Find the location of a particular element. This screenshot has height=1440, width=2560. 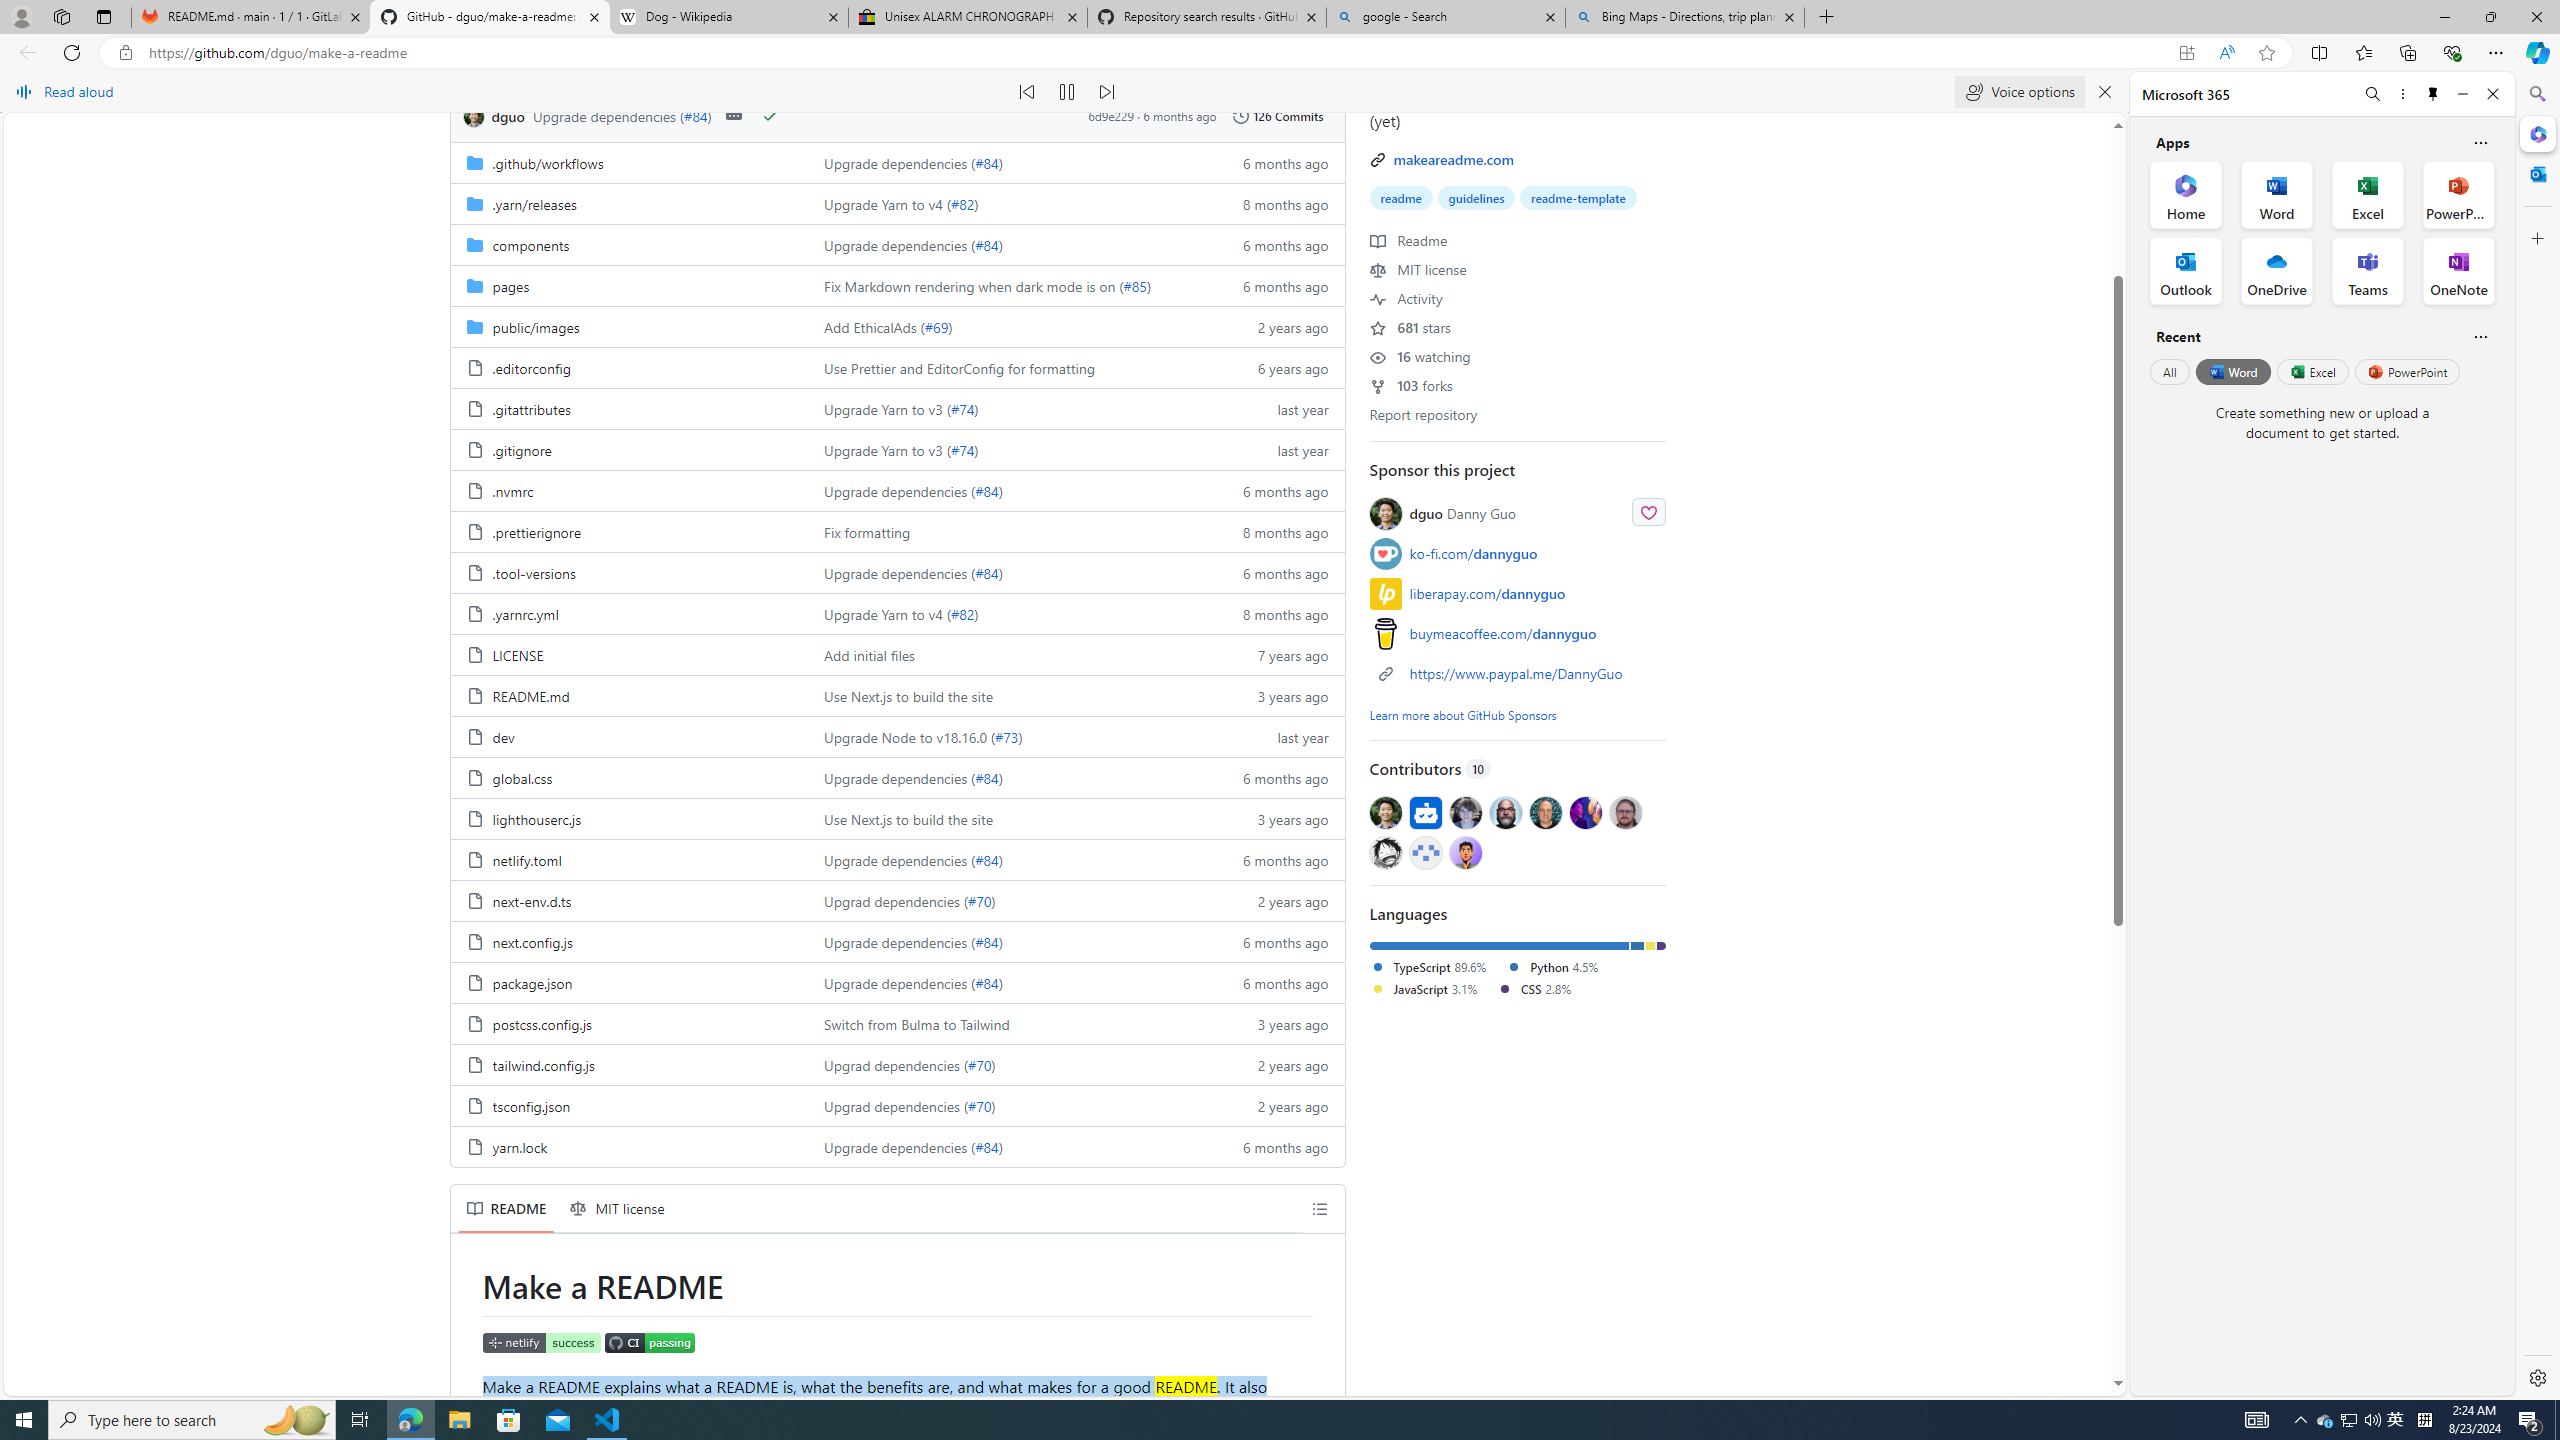

'ko-fi.com/dannyguo' is located at coordinates (1472, 554).